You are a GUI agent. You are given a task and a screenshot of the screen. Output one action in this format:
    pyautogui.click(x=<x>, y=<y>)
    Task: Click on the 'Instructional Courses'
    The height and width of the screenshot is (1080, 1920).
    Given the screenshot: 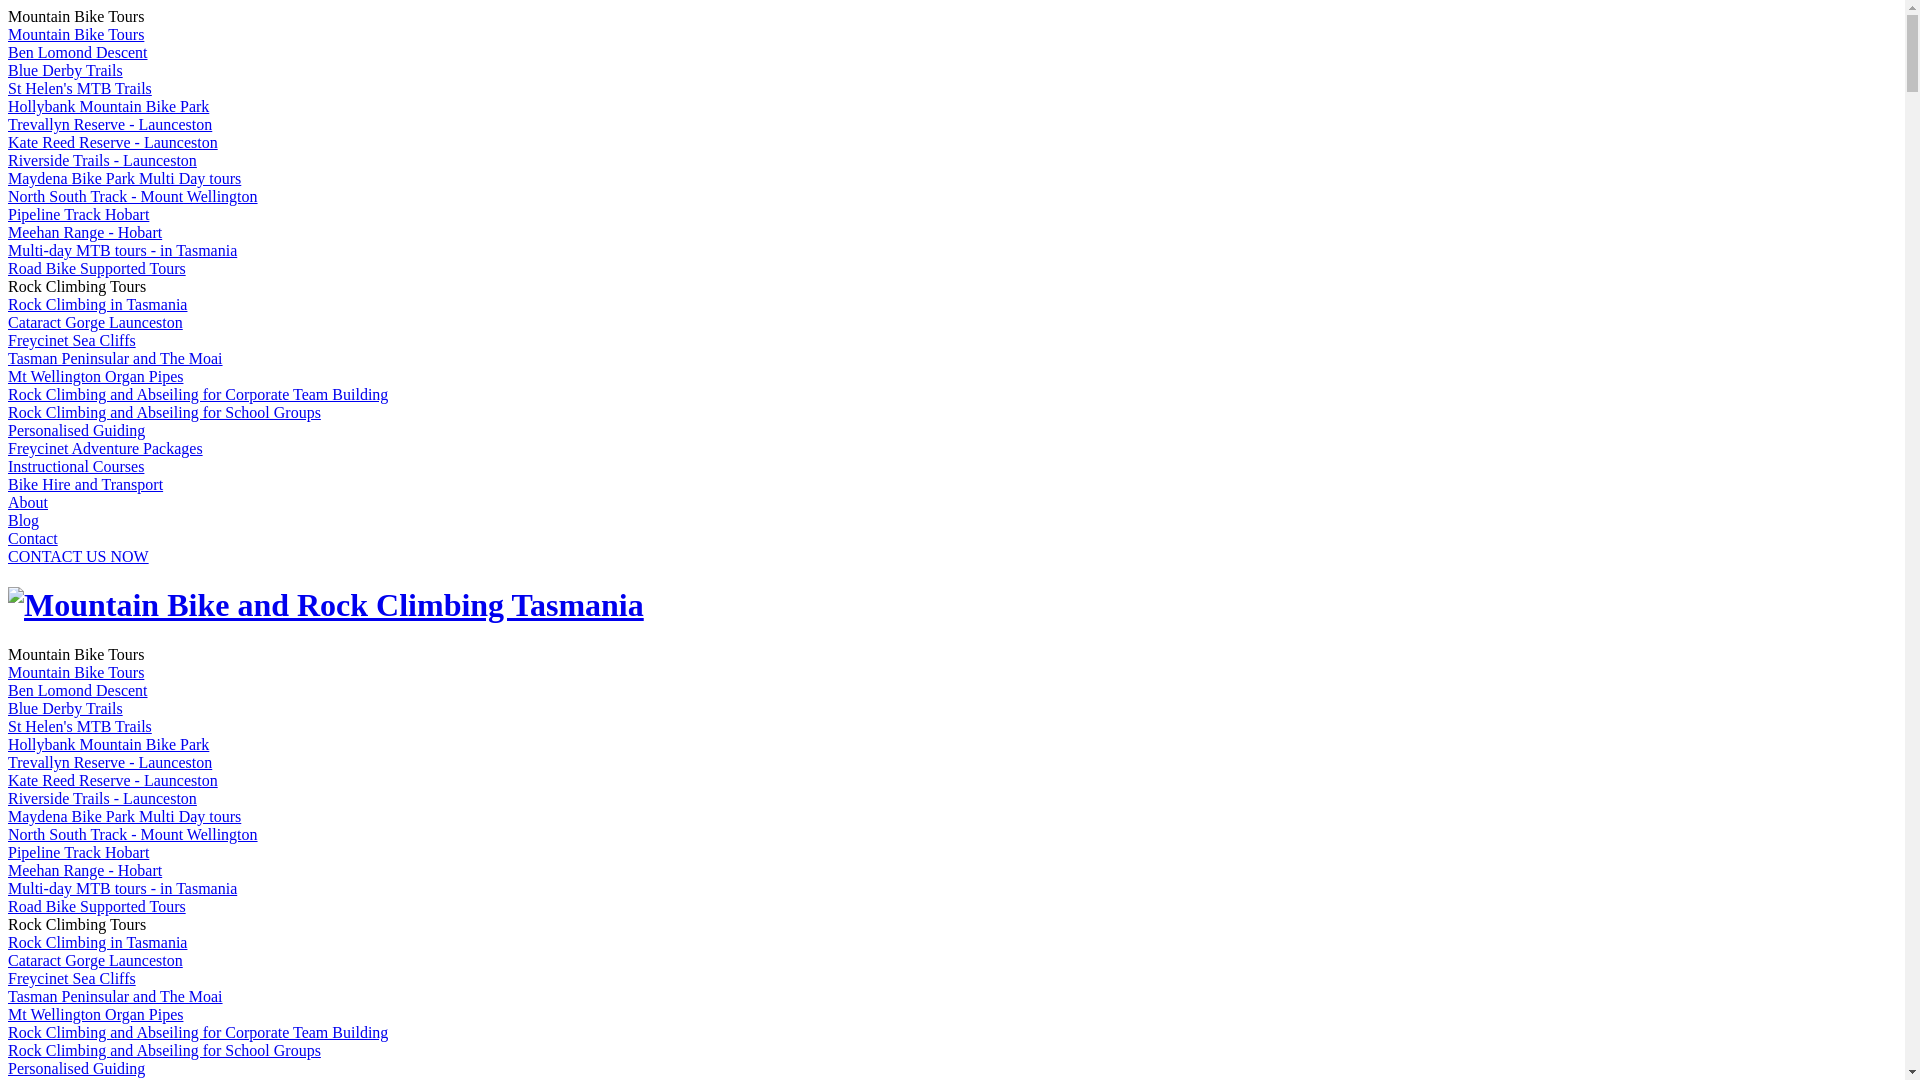 What is the action you would take?
    pyautogui.click(x=76, y=466)
    